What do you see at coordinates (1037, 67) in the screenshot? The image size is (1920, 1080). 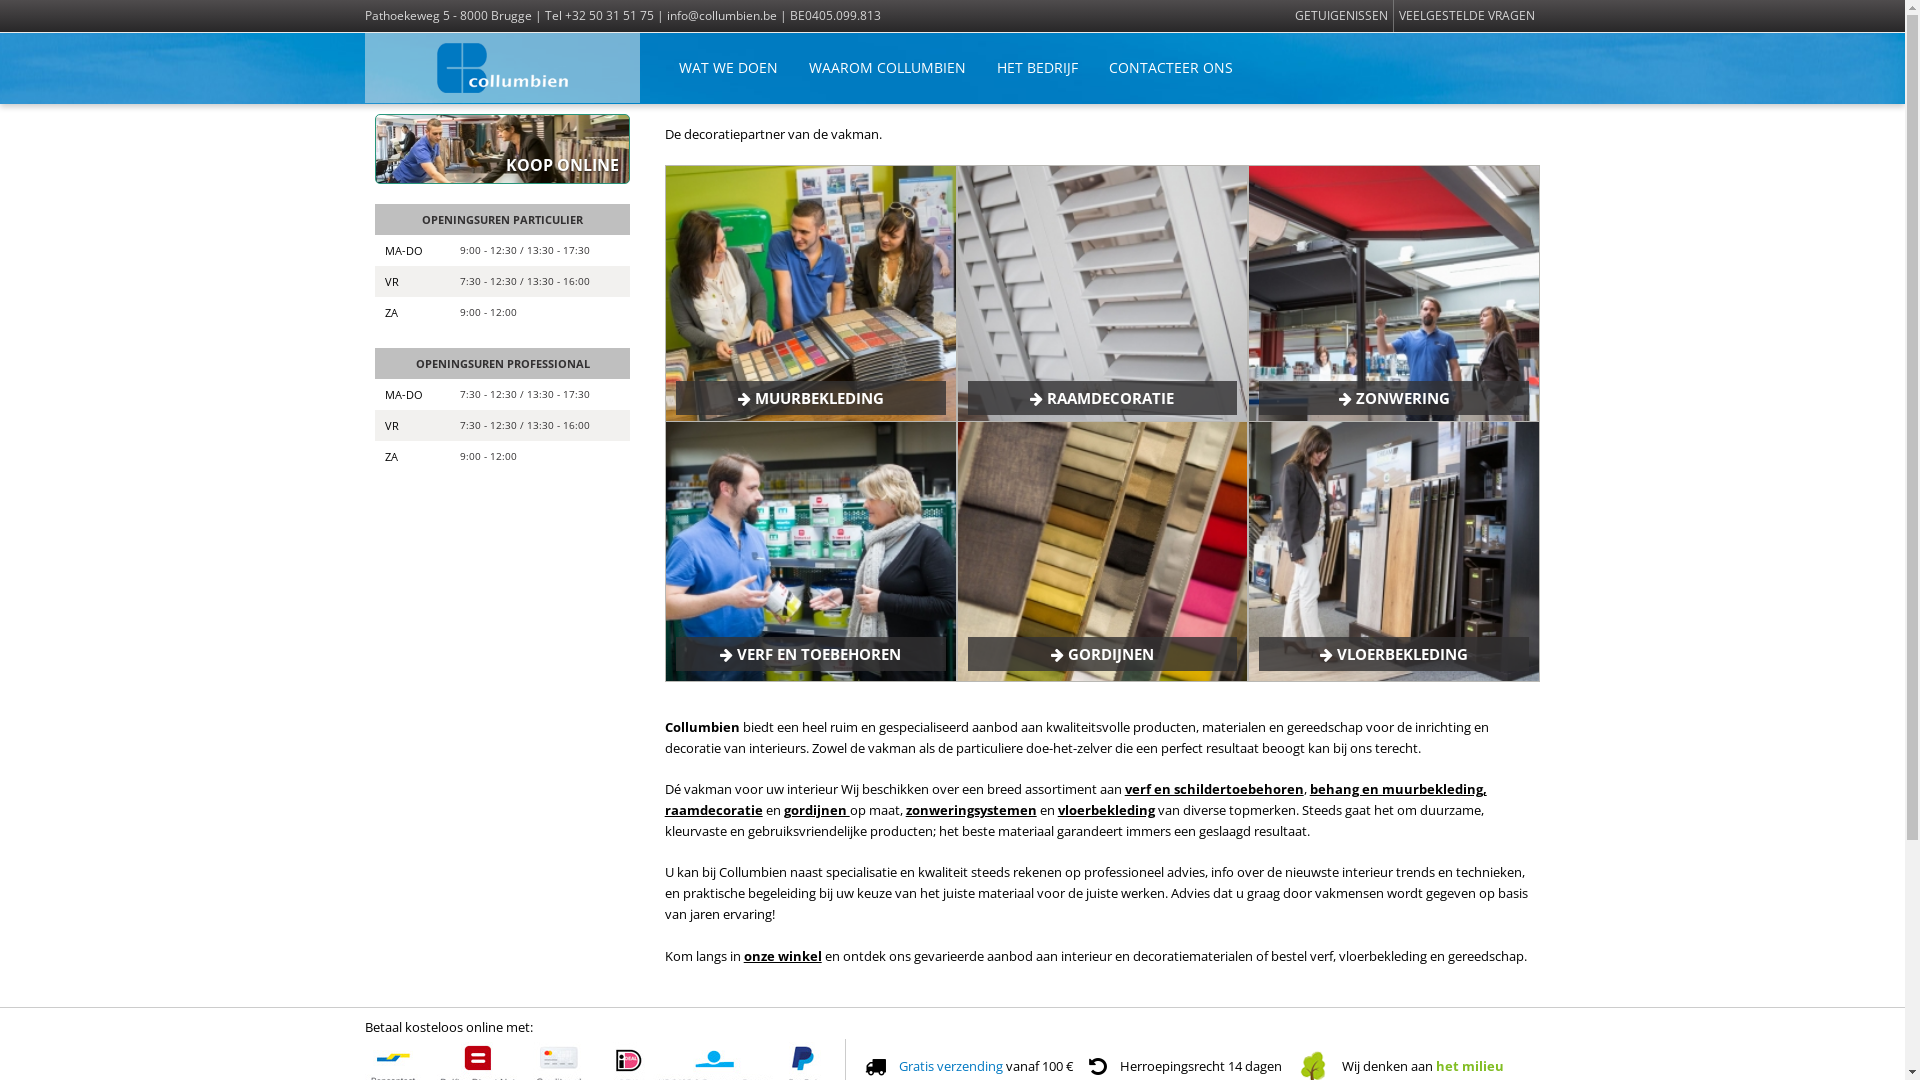 I see `'HET BEDRIJF'` at bounding box center [1037, 67].